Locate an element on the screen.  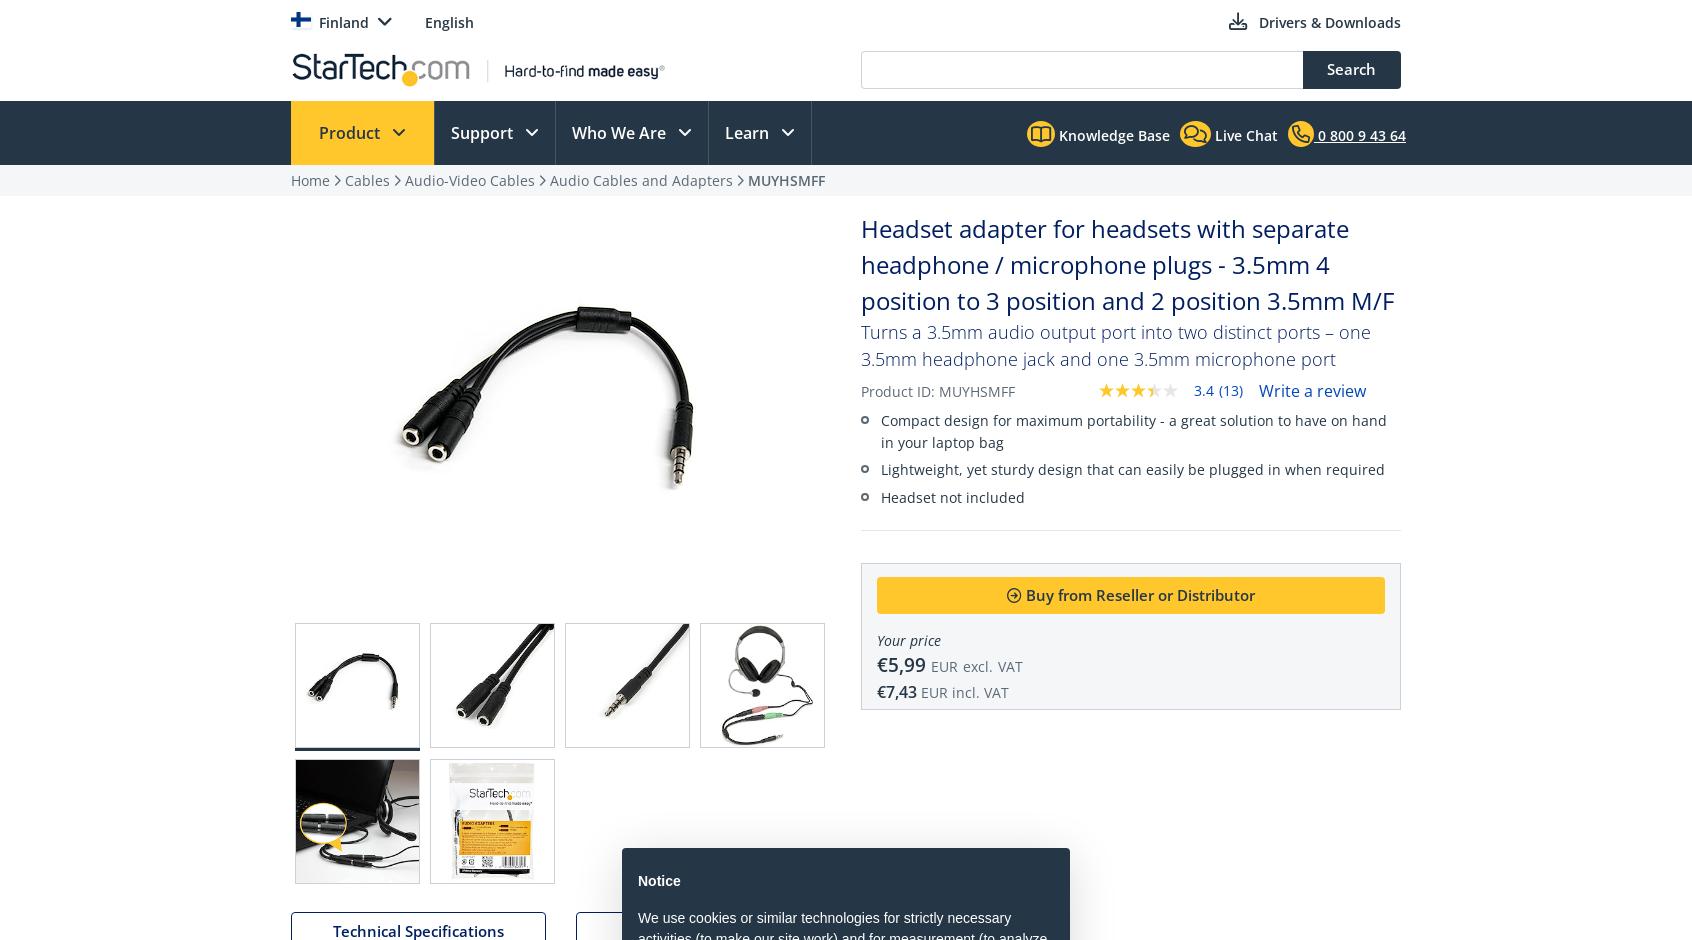
'3.4' is located at coordinates (1203, 388).